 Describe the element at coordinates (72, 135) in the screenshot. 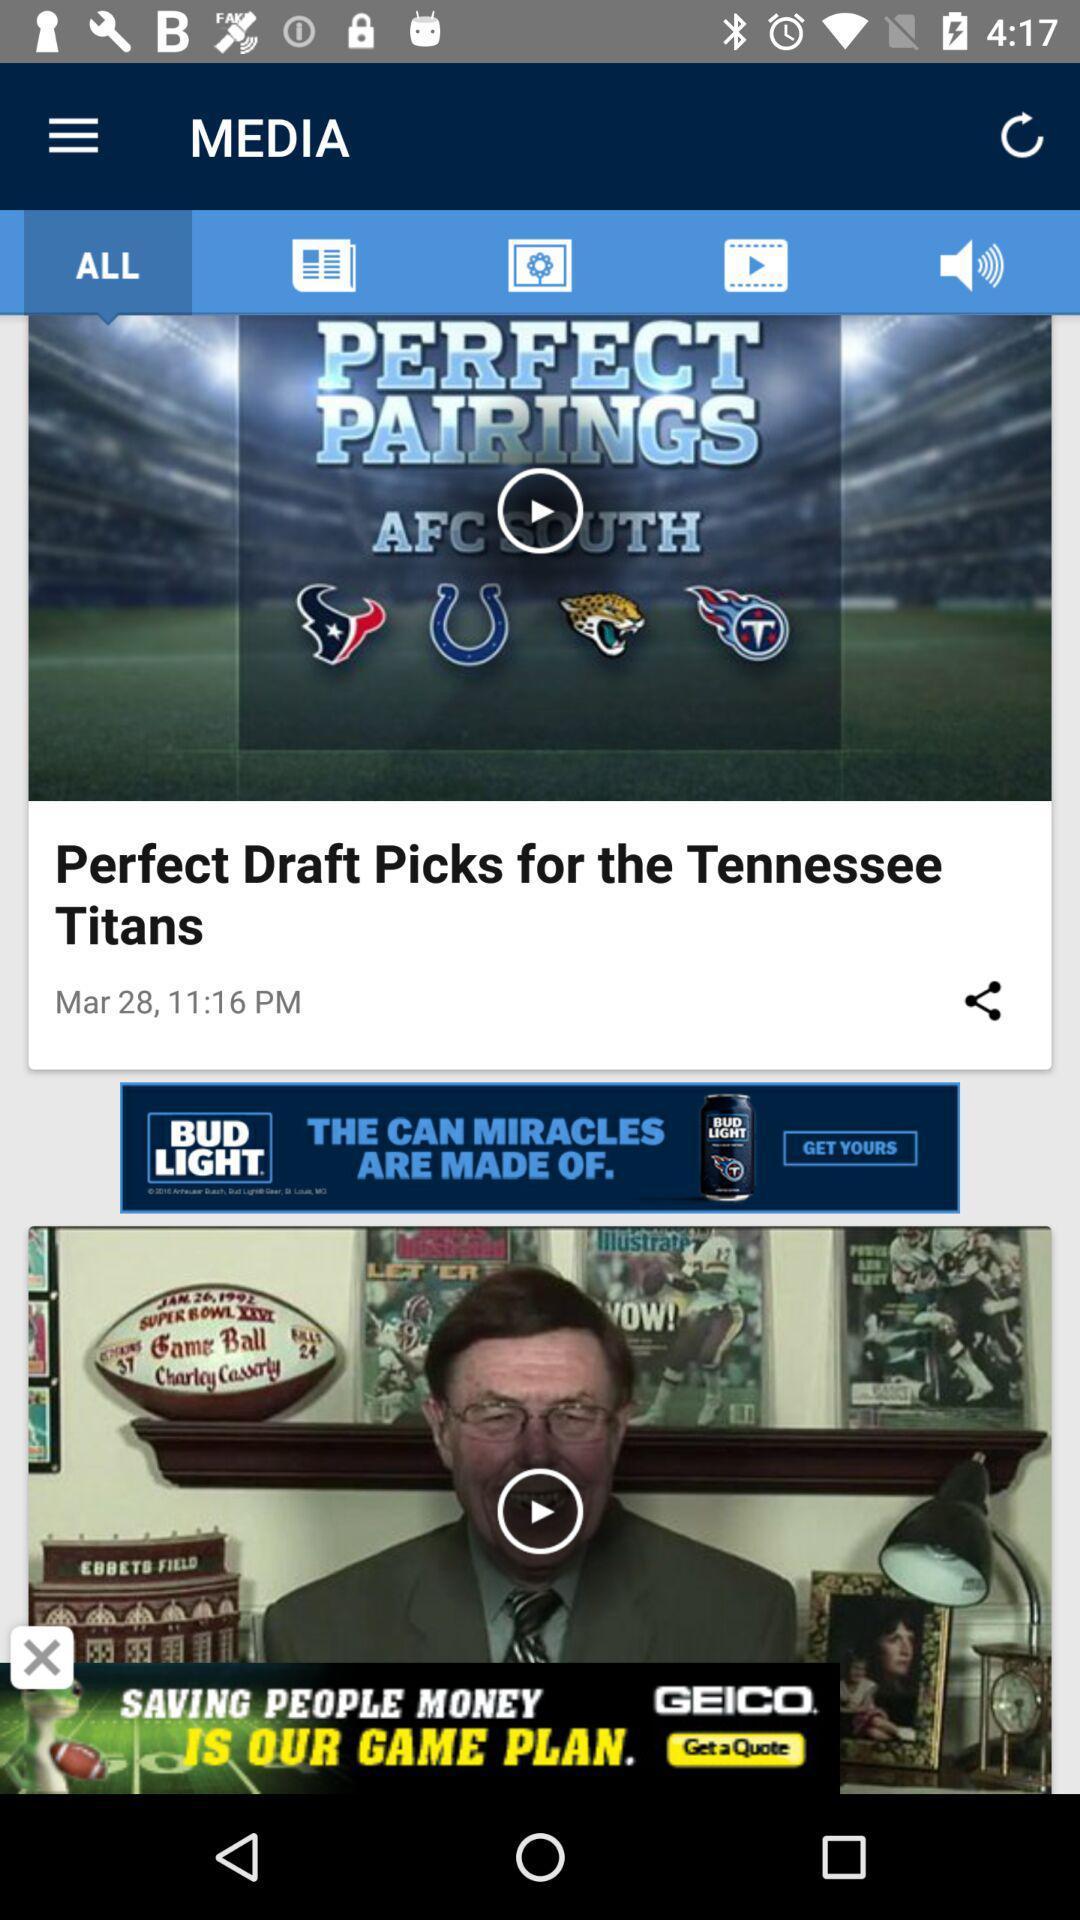

I see `the icon next to the media` at that location.